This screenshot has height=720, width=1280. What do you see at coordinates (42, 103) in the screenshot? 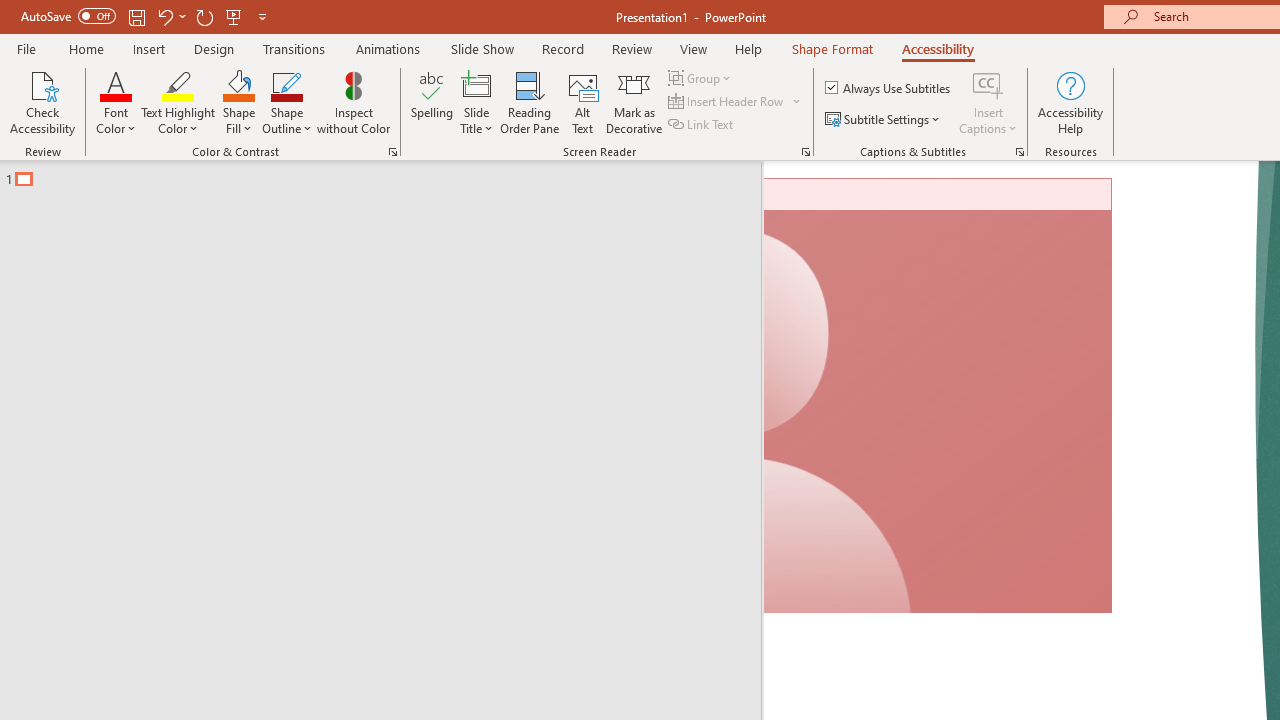
I see `'Check Accessibility'` at bounding box center [42, 103].